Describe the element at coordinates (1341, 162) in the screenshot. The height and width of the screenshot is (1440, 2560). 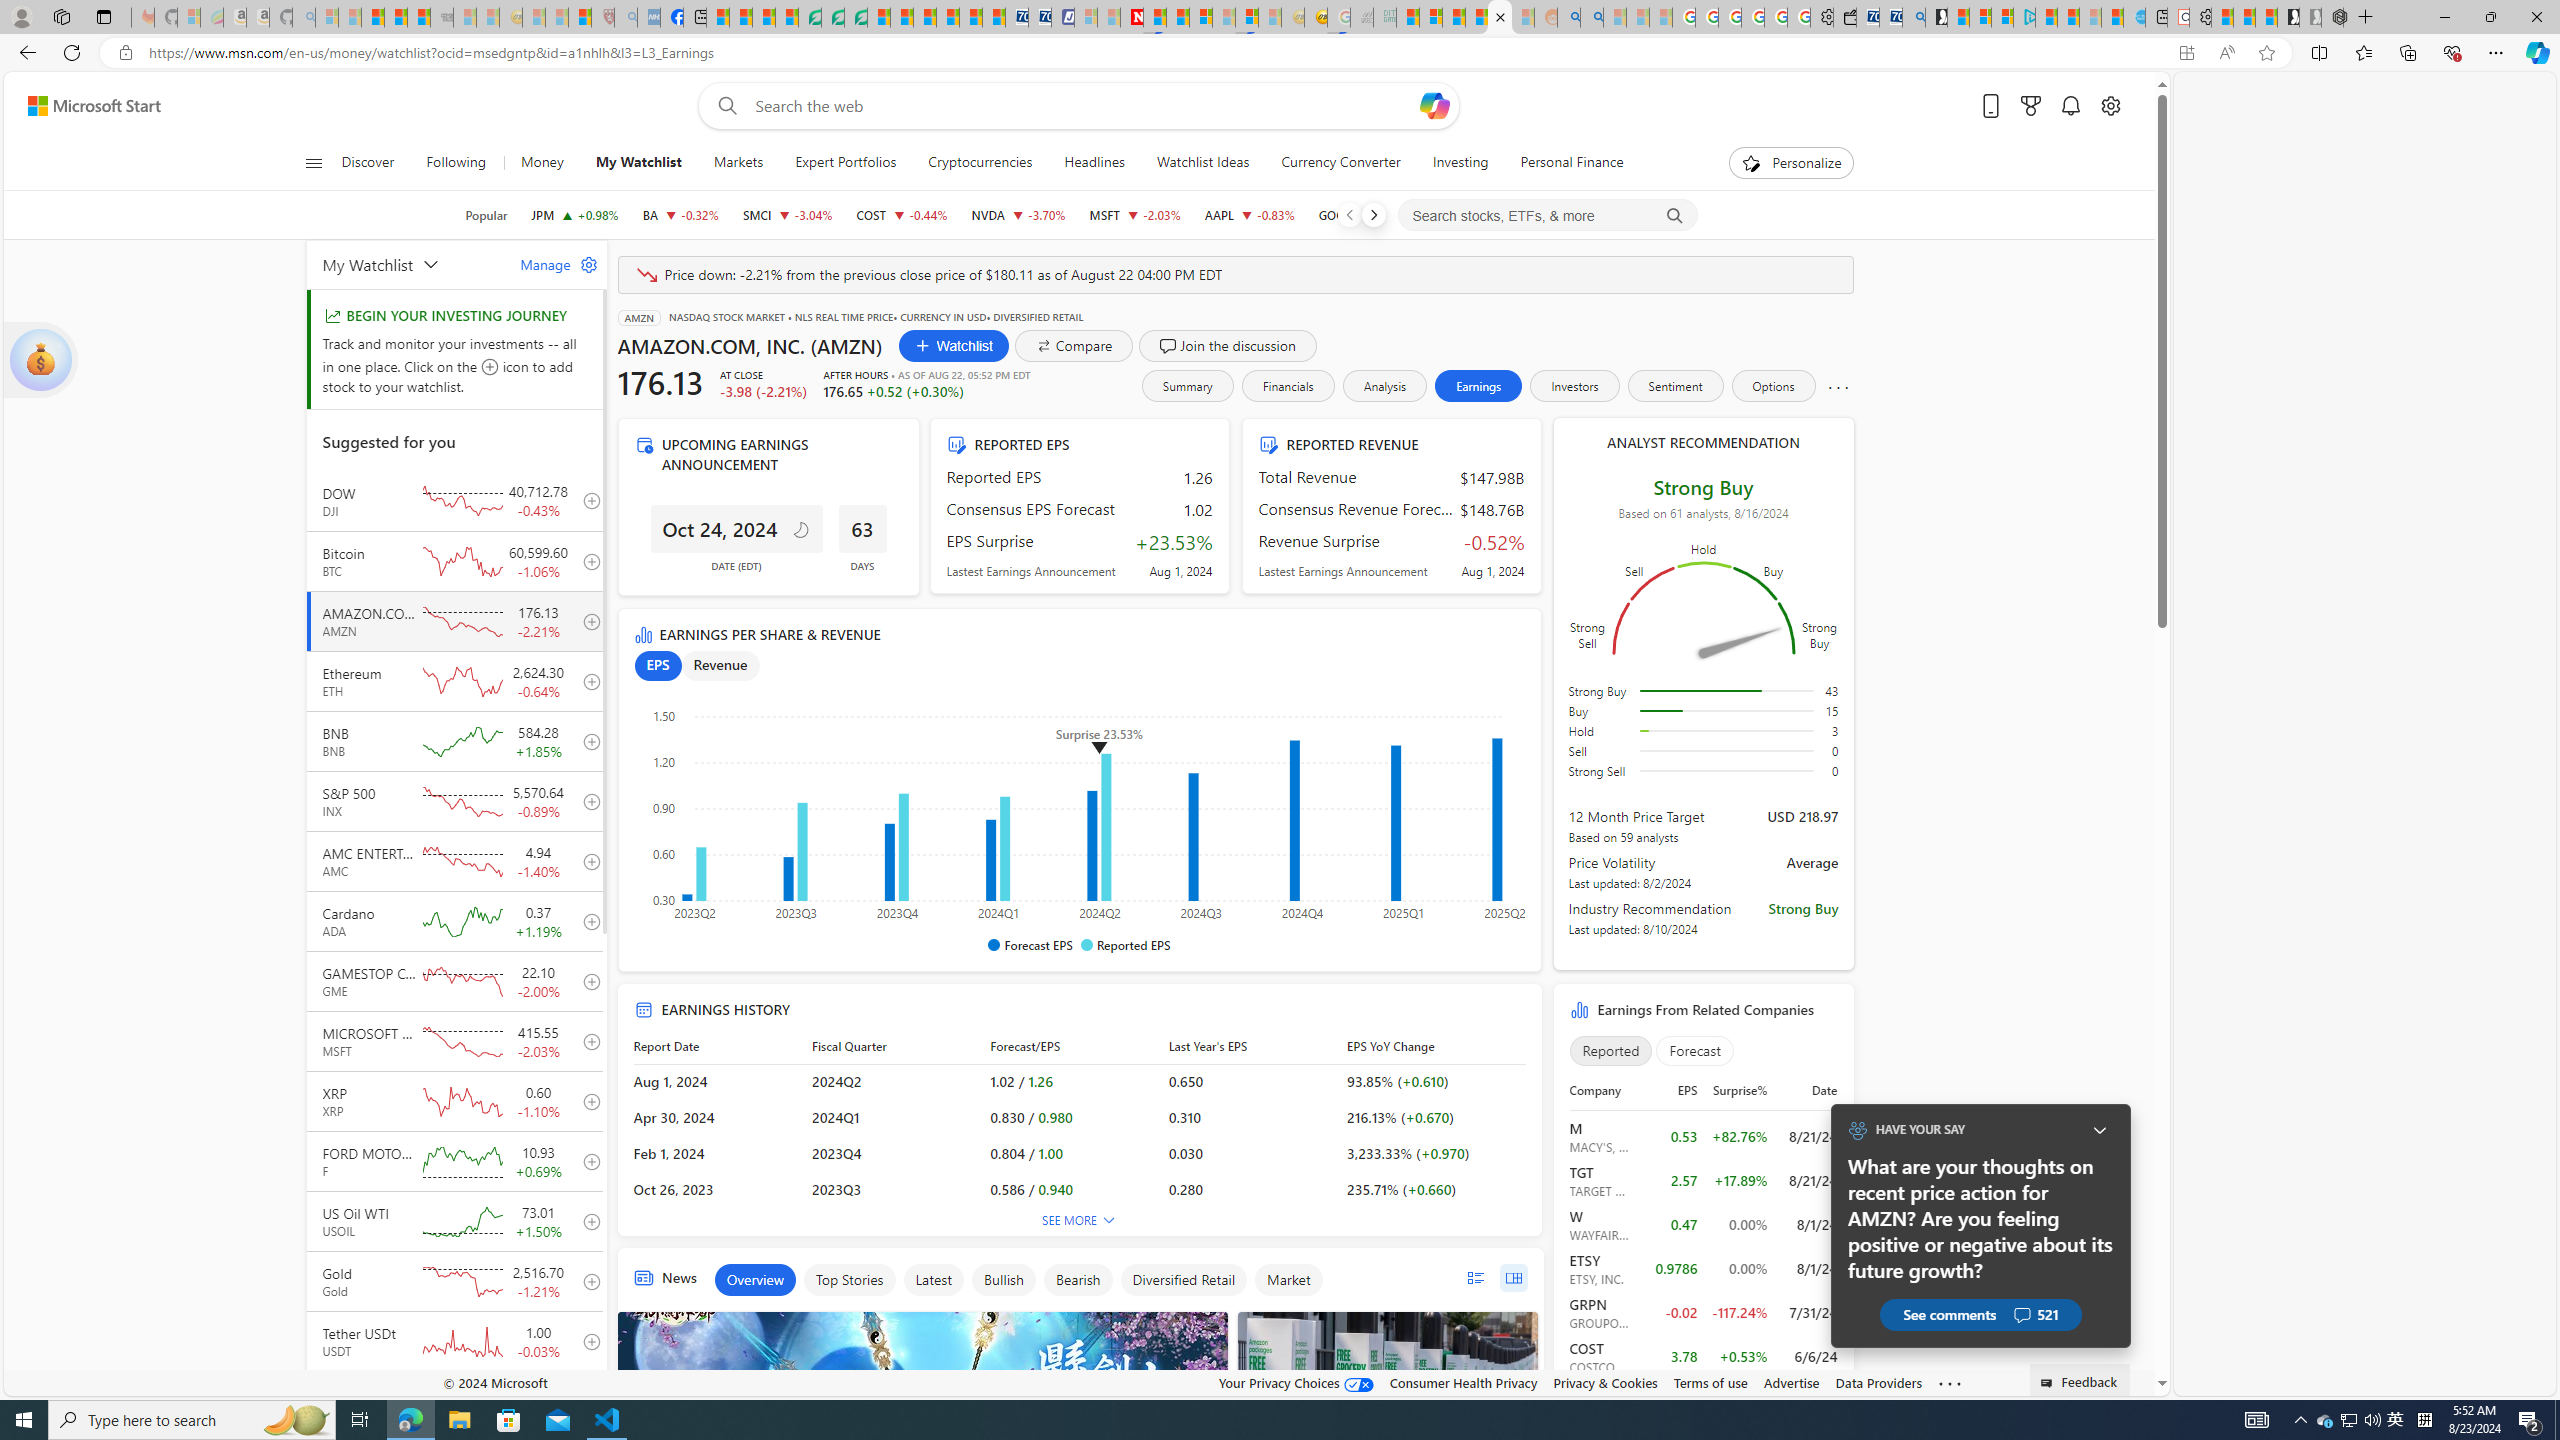
I see `'Currency Converter'` at that location.